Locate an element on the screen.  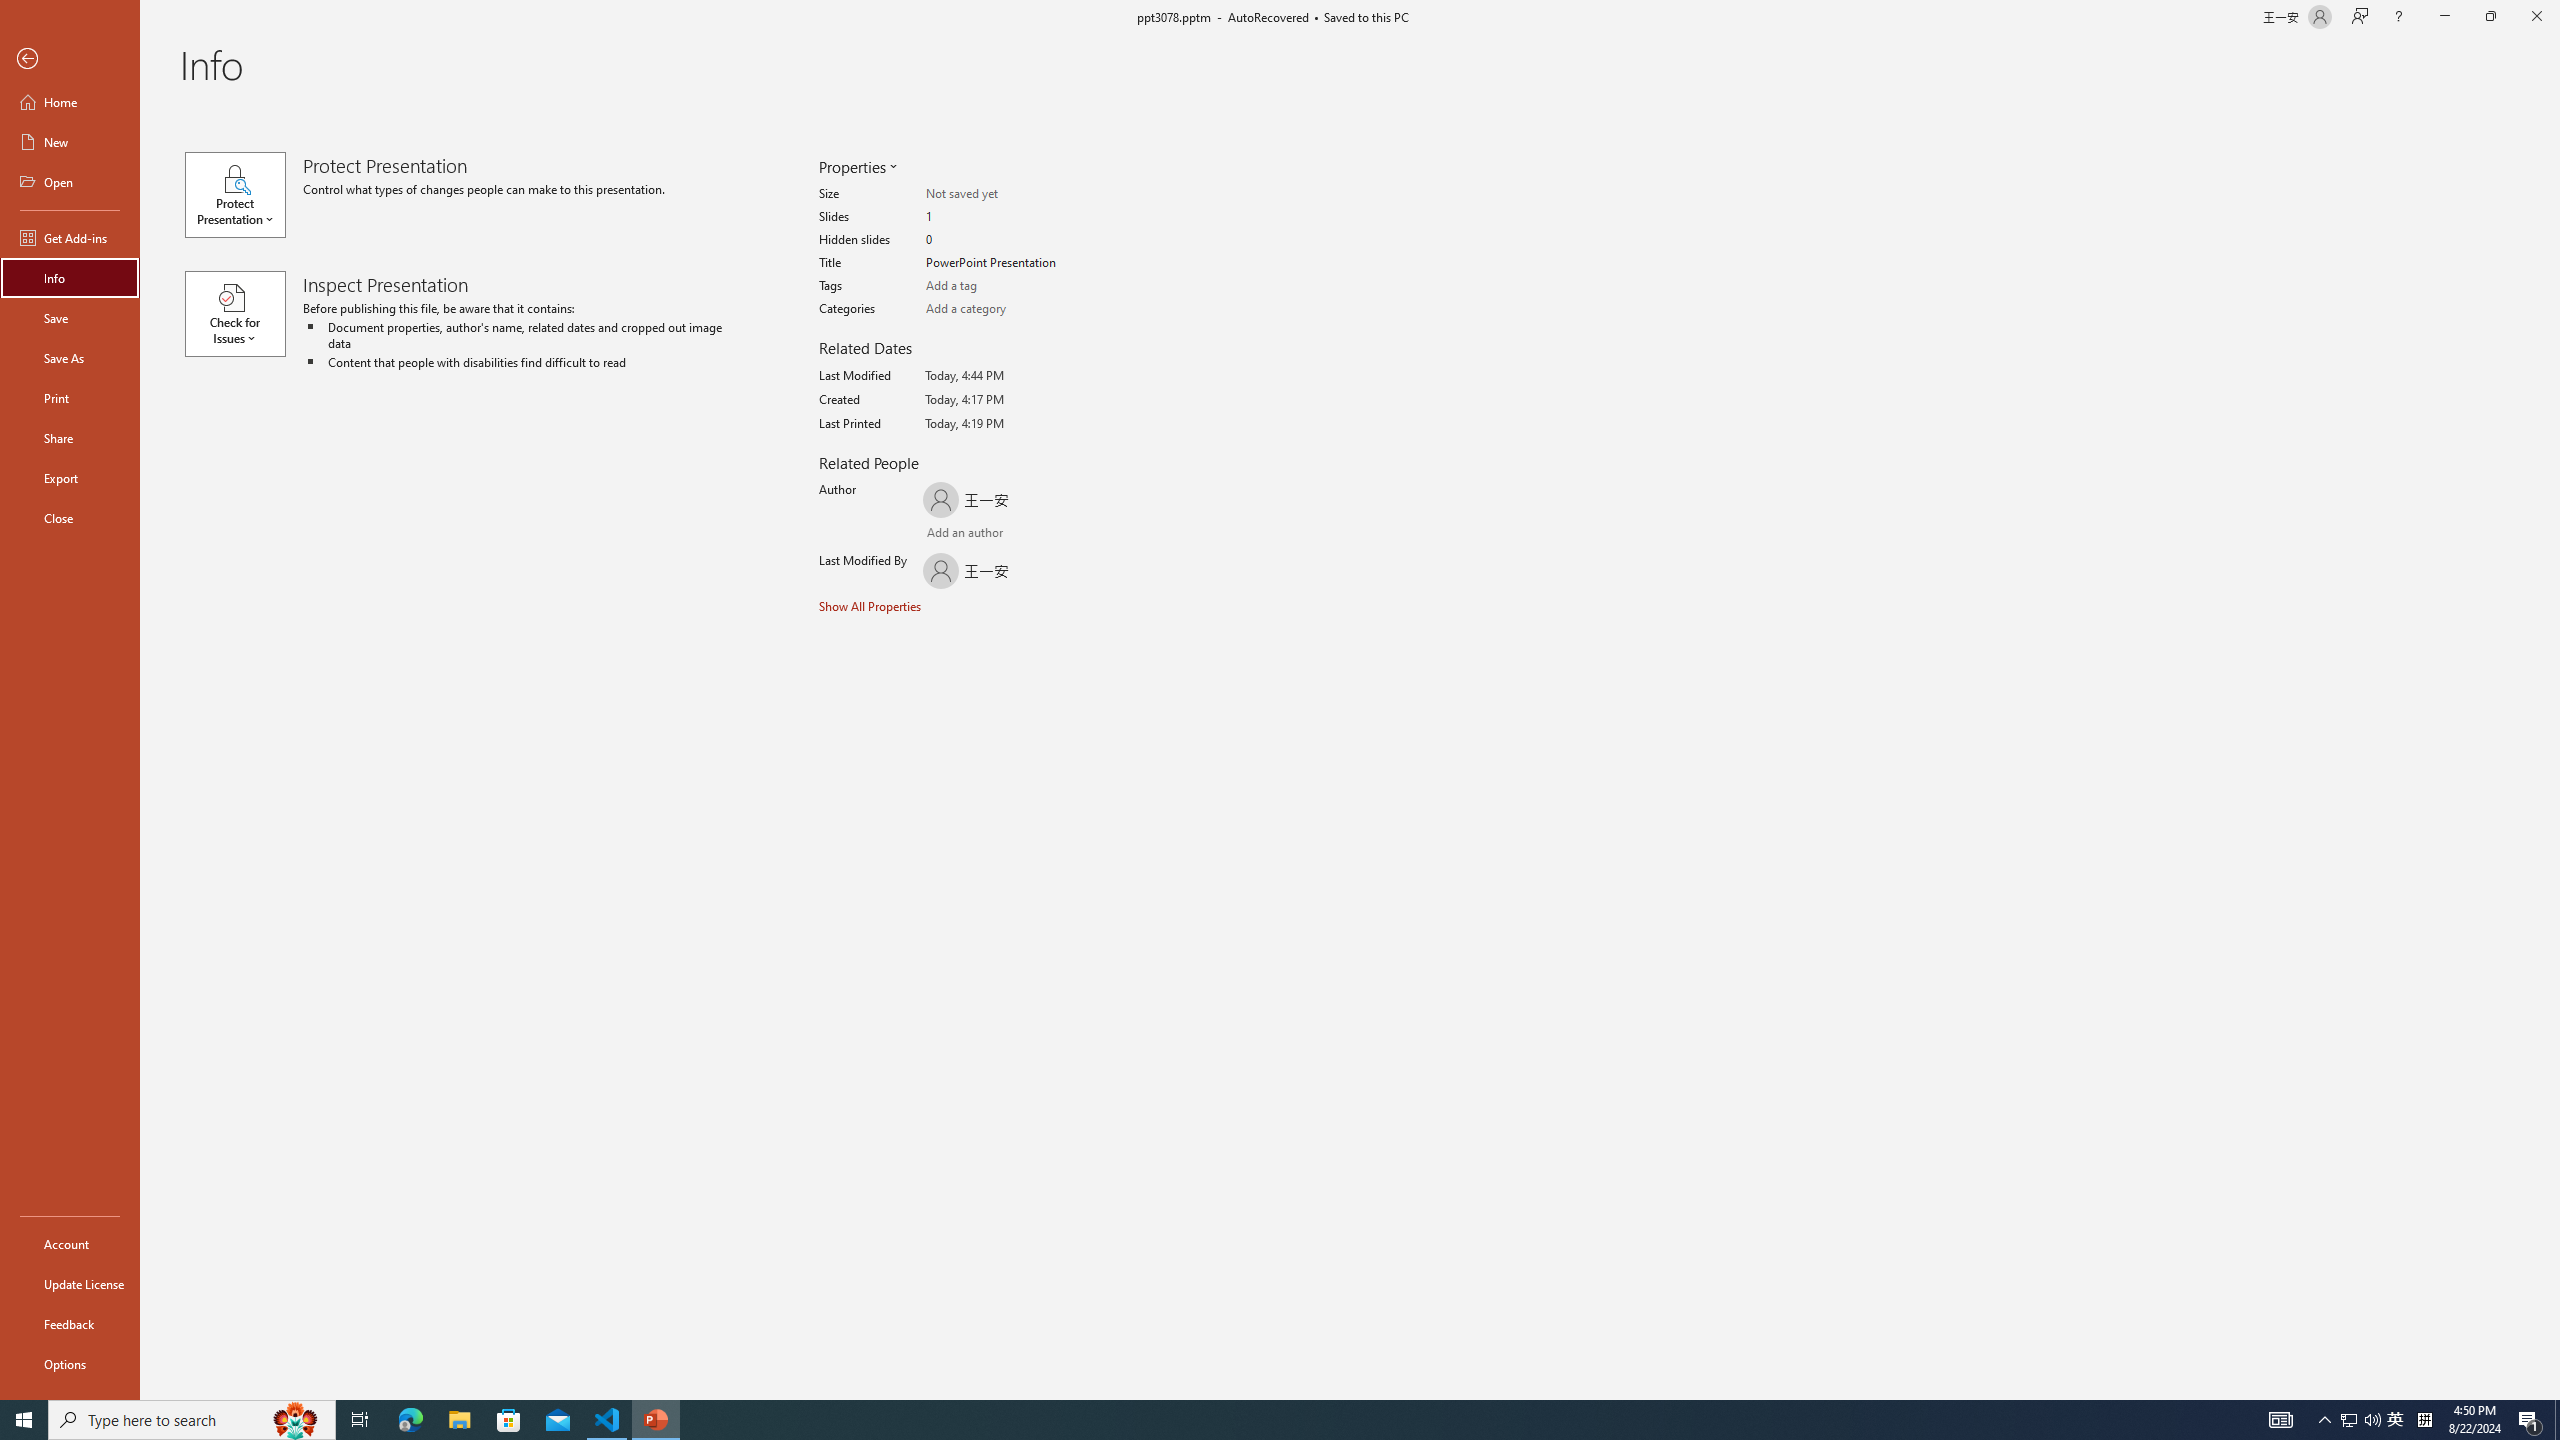
'Show All Properties' is located at coordinates (871, 605).